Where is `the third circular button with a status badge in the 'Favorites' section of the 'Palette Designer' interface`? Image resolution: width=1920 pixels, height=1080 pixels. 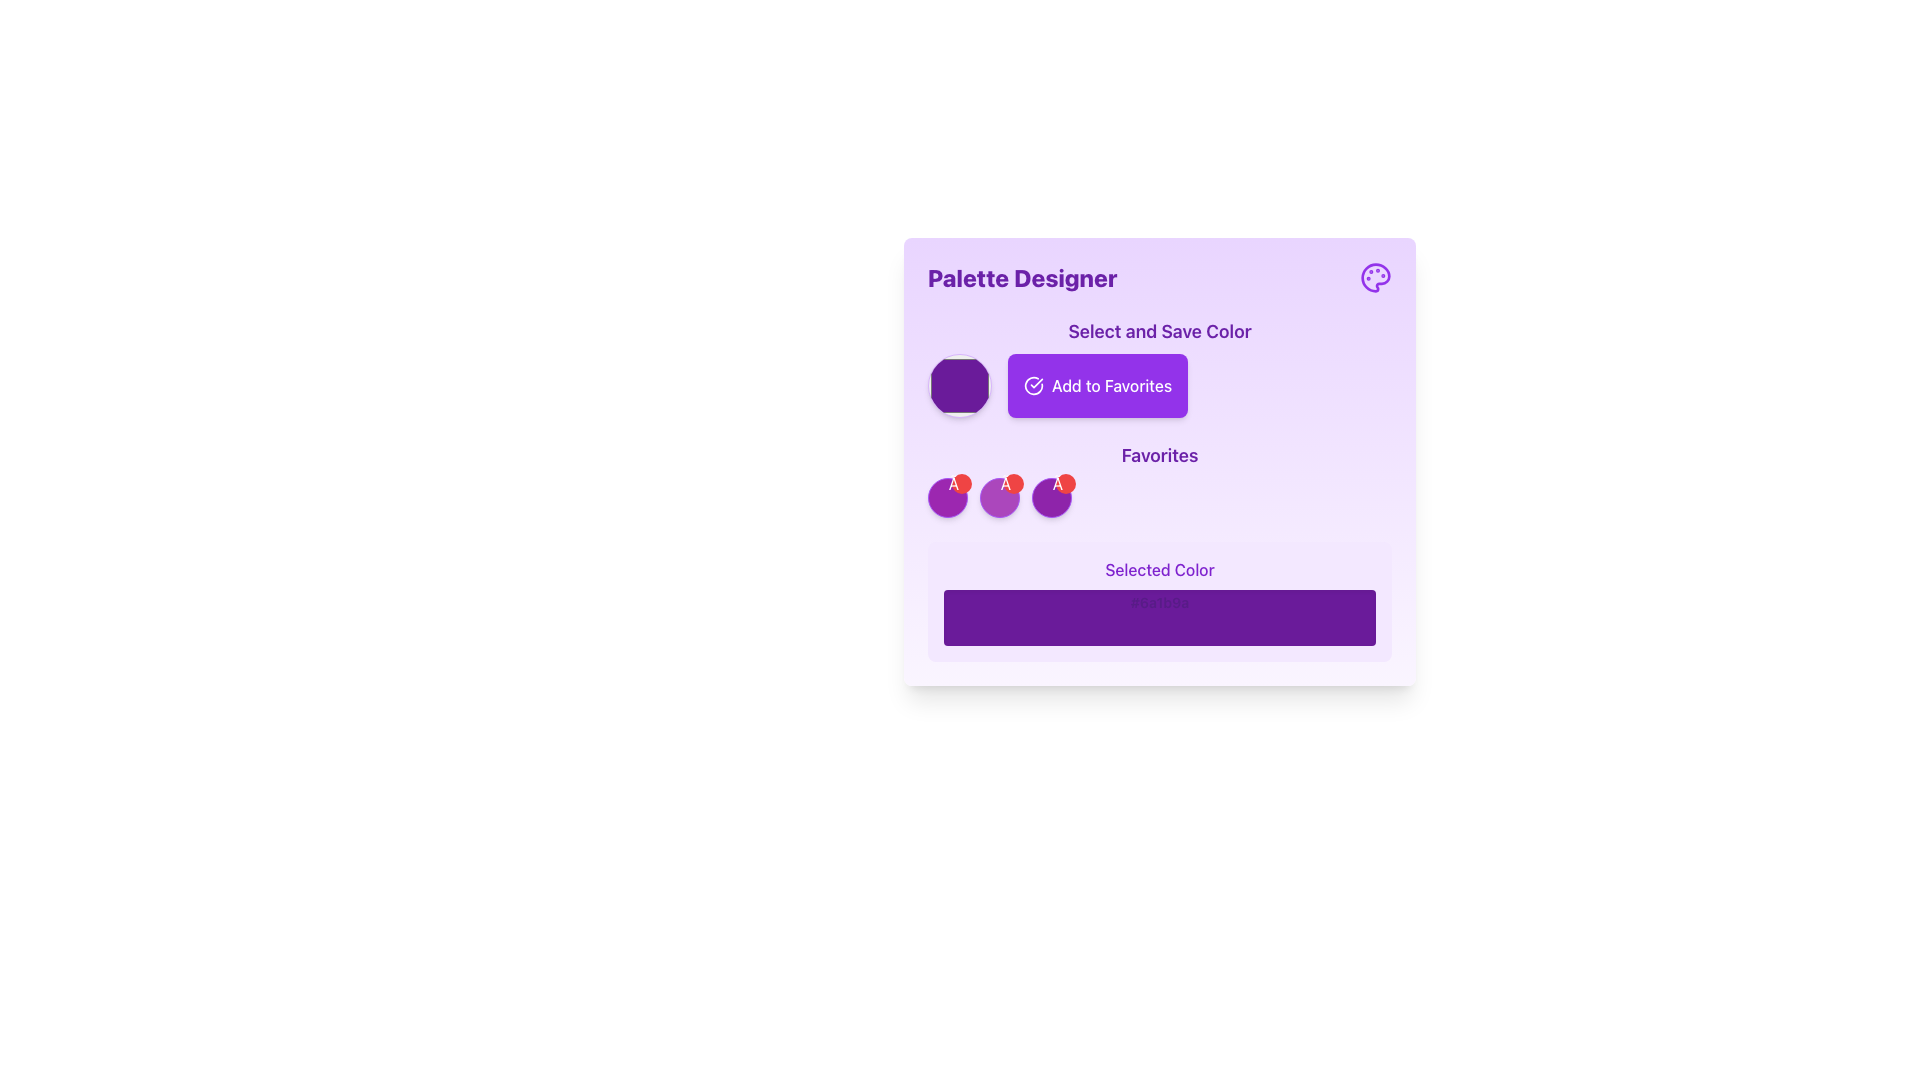 the third circular button with a status badge in the 'Favorites' section of the 'Palette Designer' interface is located at coordinates (1050, 496).